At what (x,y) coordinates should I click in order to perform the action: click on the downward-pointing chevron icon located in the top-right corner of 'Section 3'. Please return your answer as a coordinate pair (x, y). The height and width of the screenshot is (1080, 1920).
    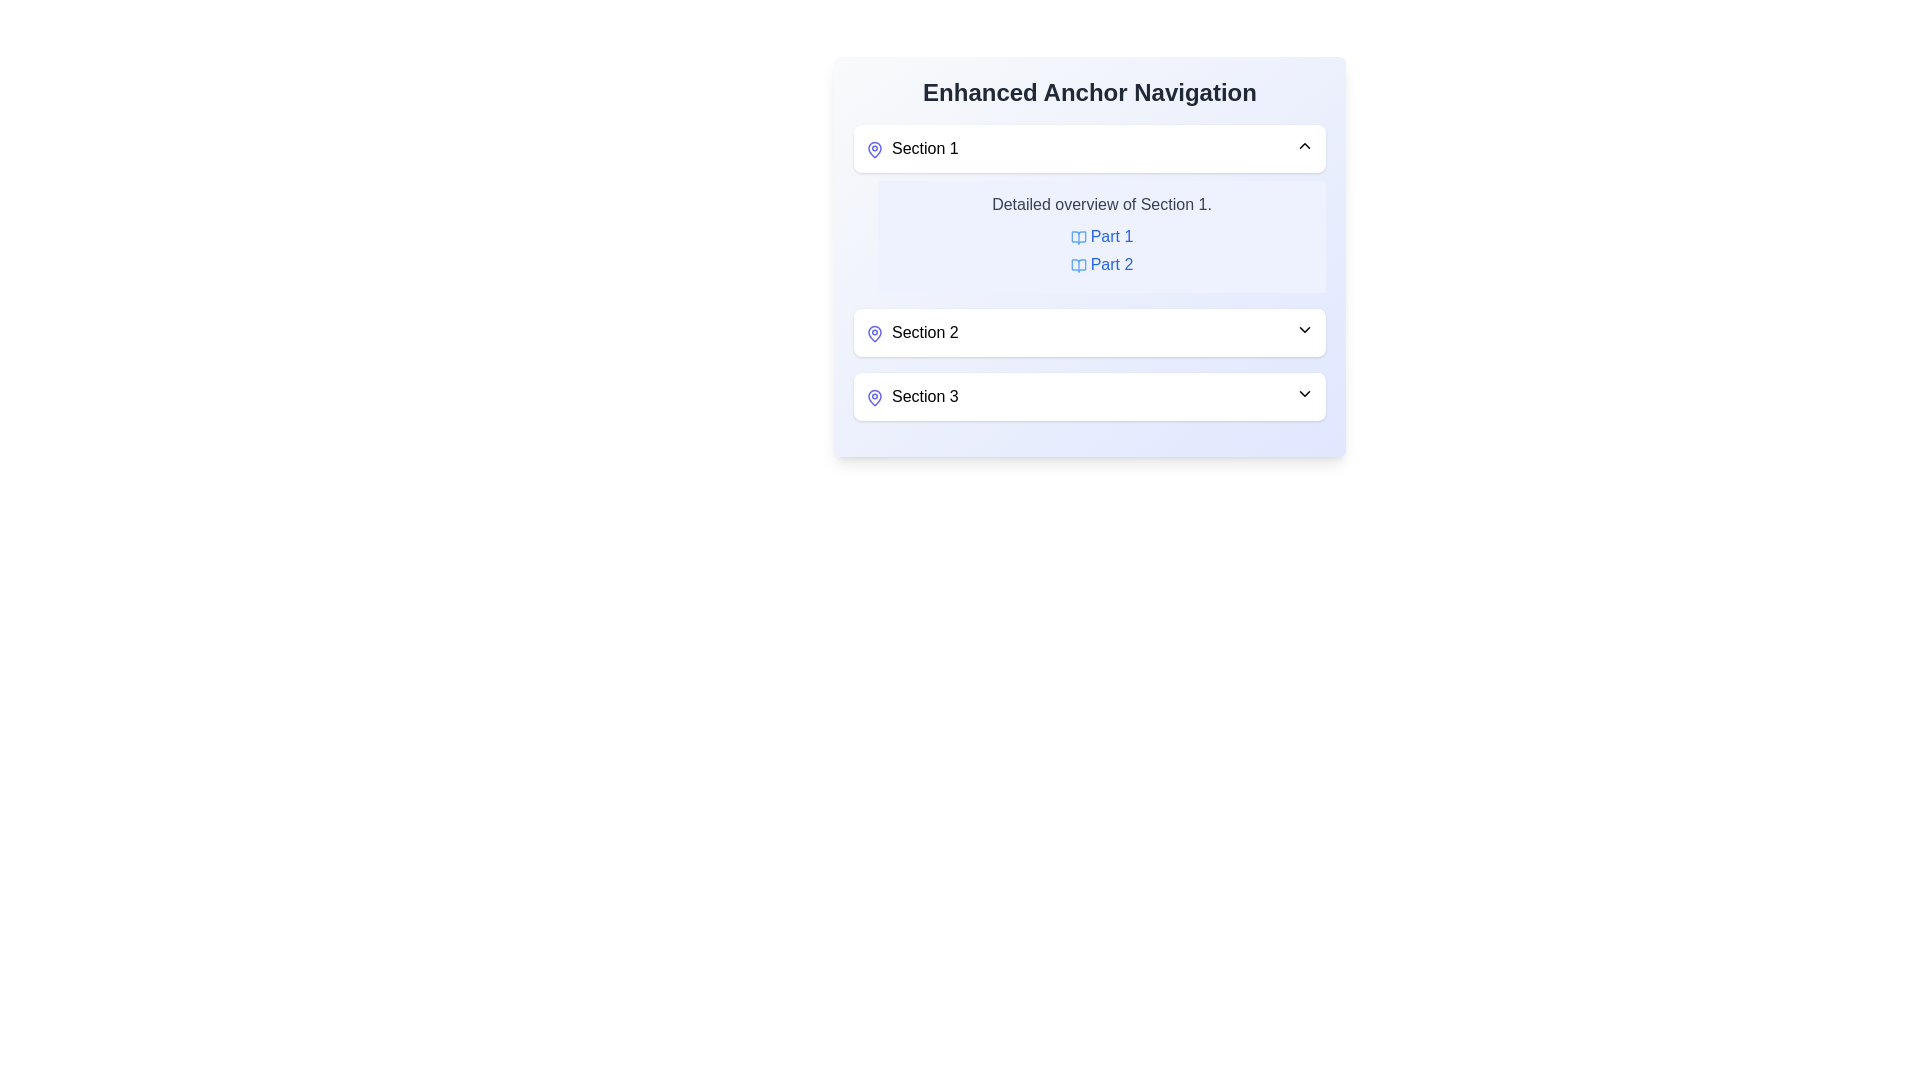
    Looking at the image, I should click on (1305, 393).